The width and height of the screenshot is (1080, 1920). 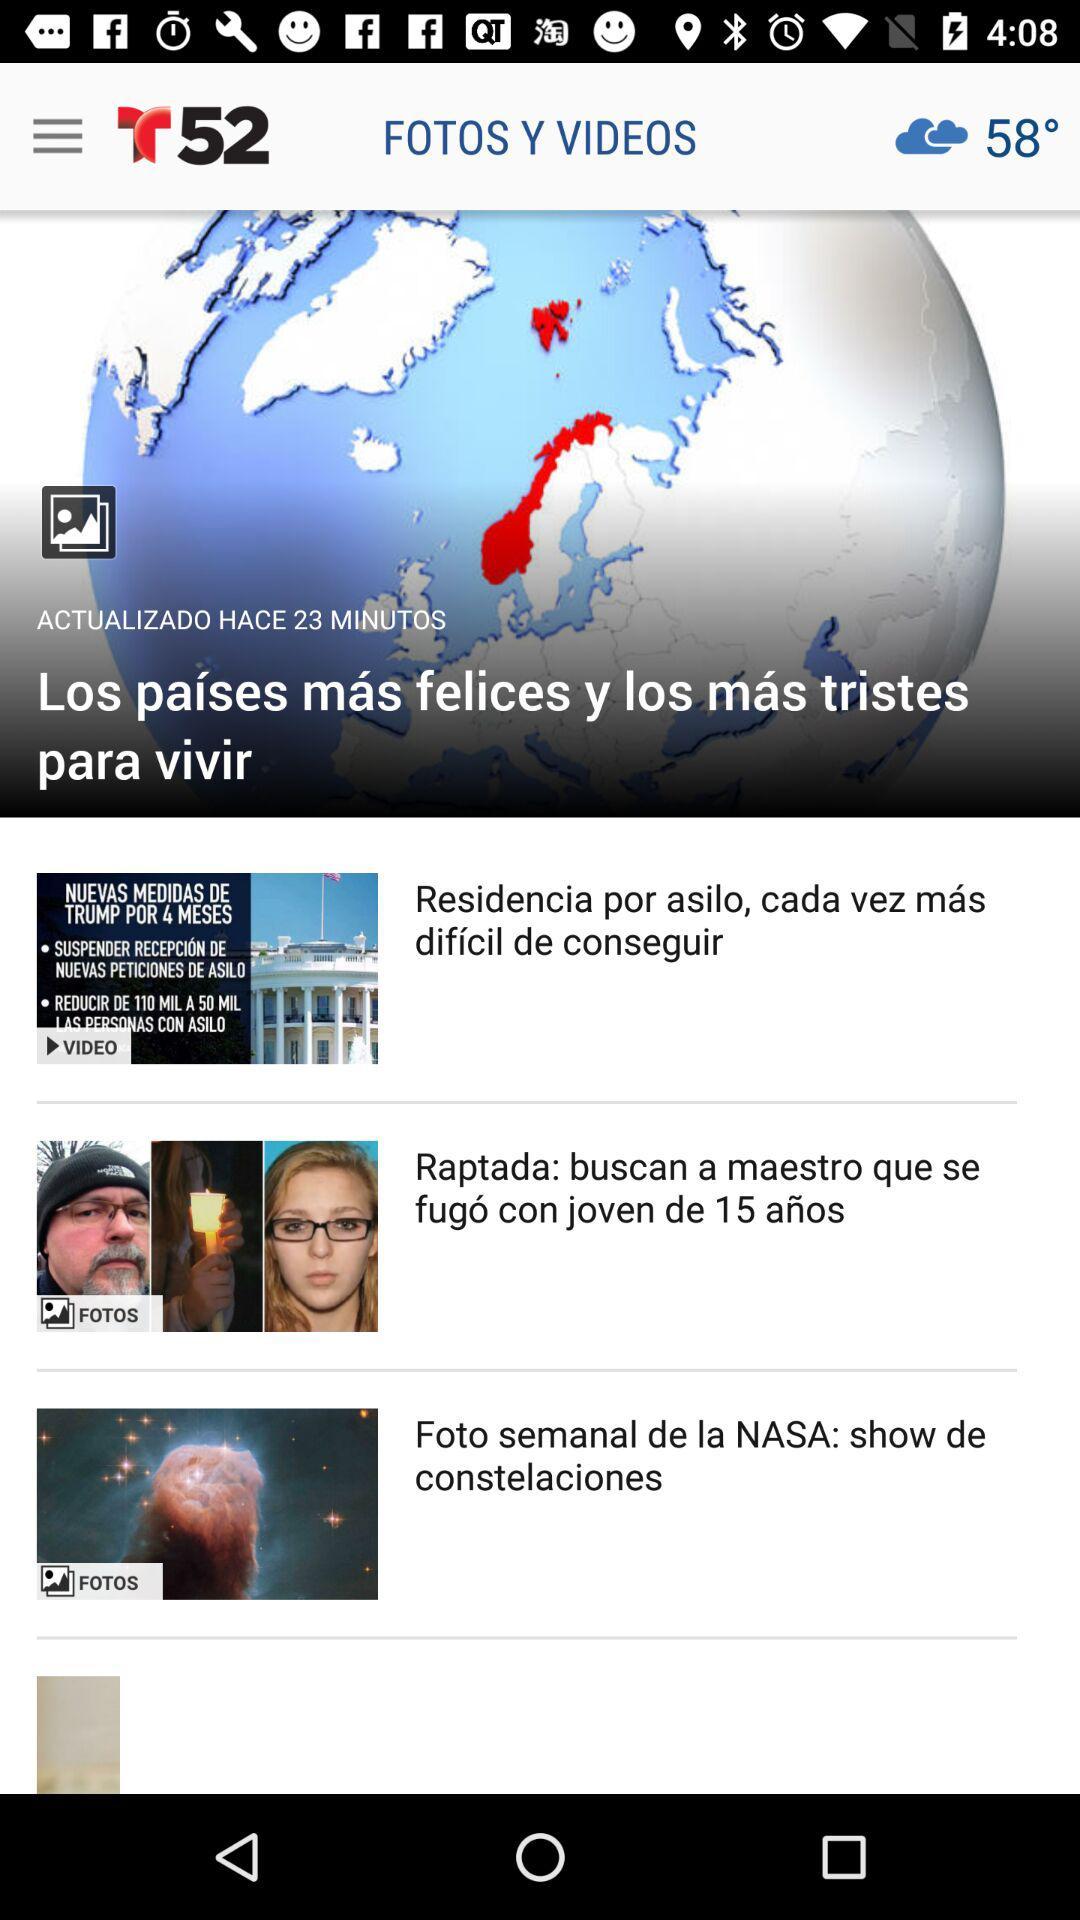 What do you see at coordinates (540, 513) in the screenshot?
I see `visit website` at bounding box center [540, 513].